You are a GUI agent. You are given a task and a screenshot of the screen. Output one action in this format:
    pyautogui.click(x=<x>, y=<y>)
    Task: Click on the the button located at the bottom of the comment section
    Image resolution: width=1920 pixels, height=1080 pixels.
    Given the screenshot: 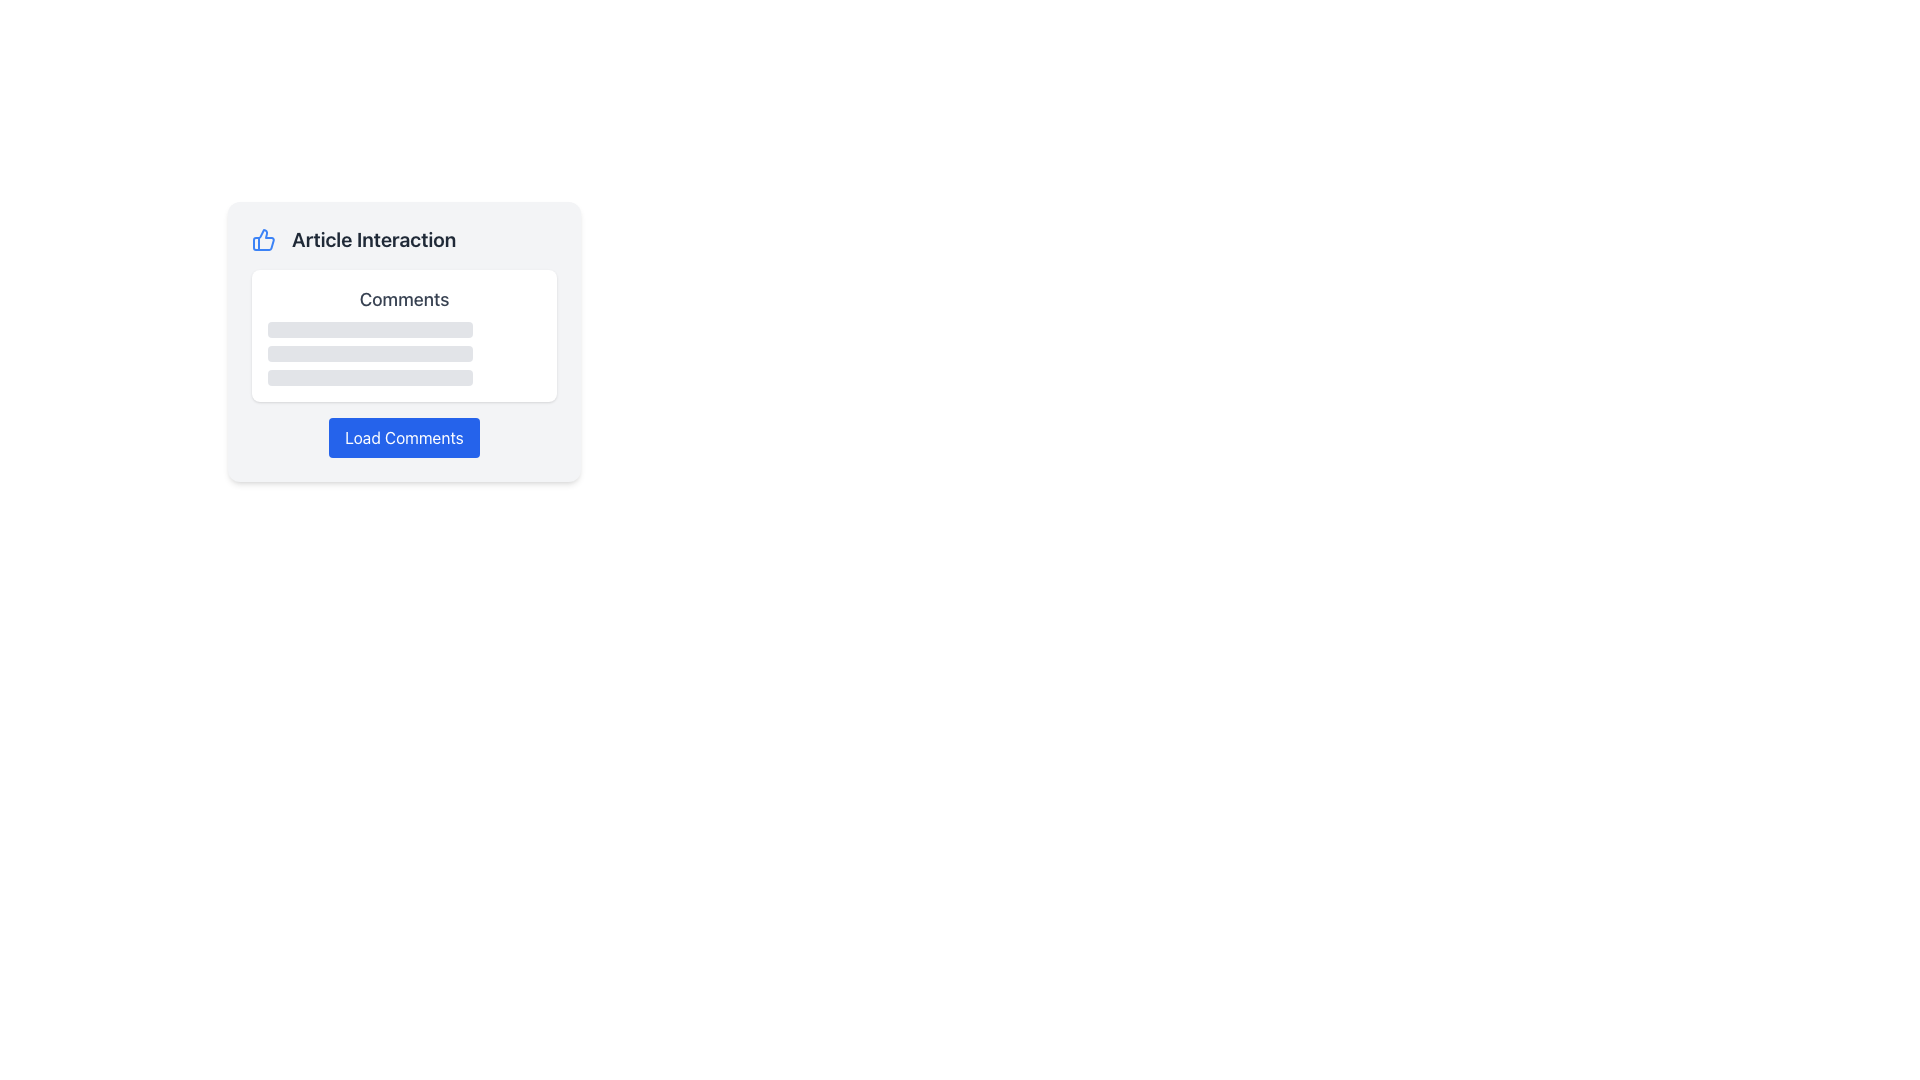 What is the action you would take?
    pyautogui.click(x=403, y=437)
    